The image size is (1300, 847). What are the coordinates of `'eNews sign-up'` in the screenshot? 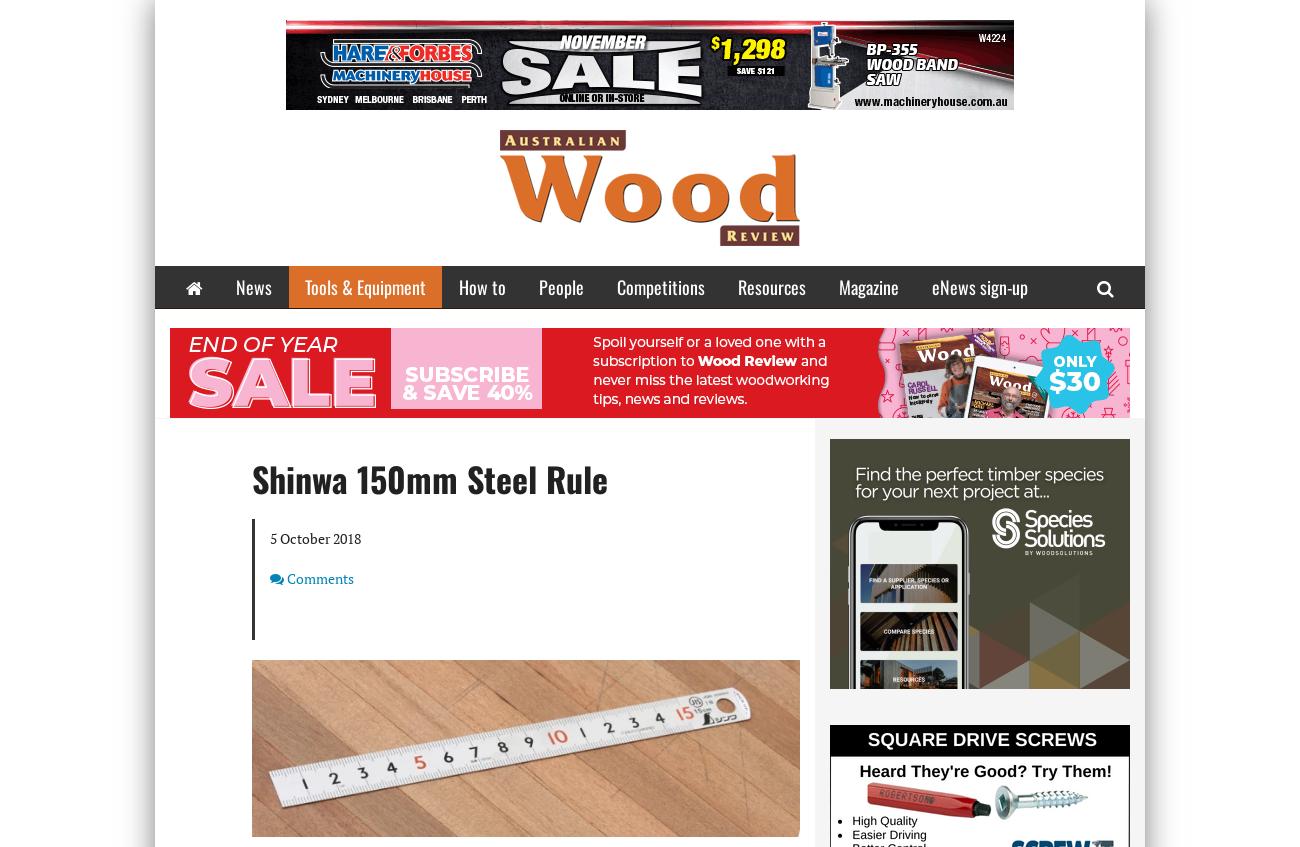 It's located at (978, 285).